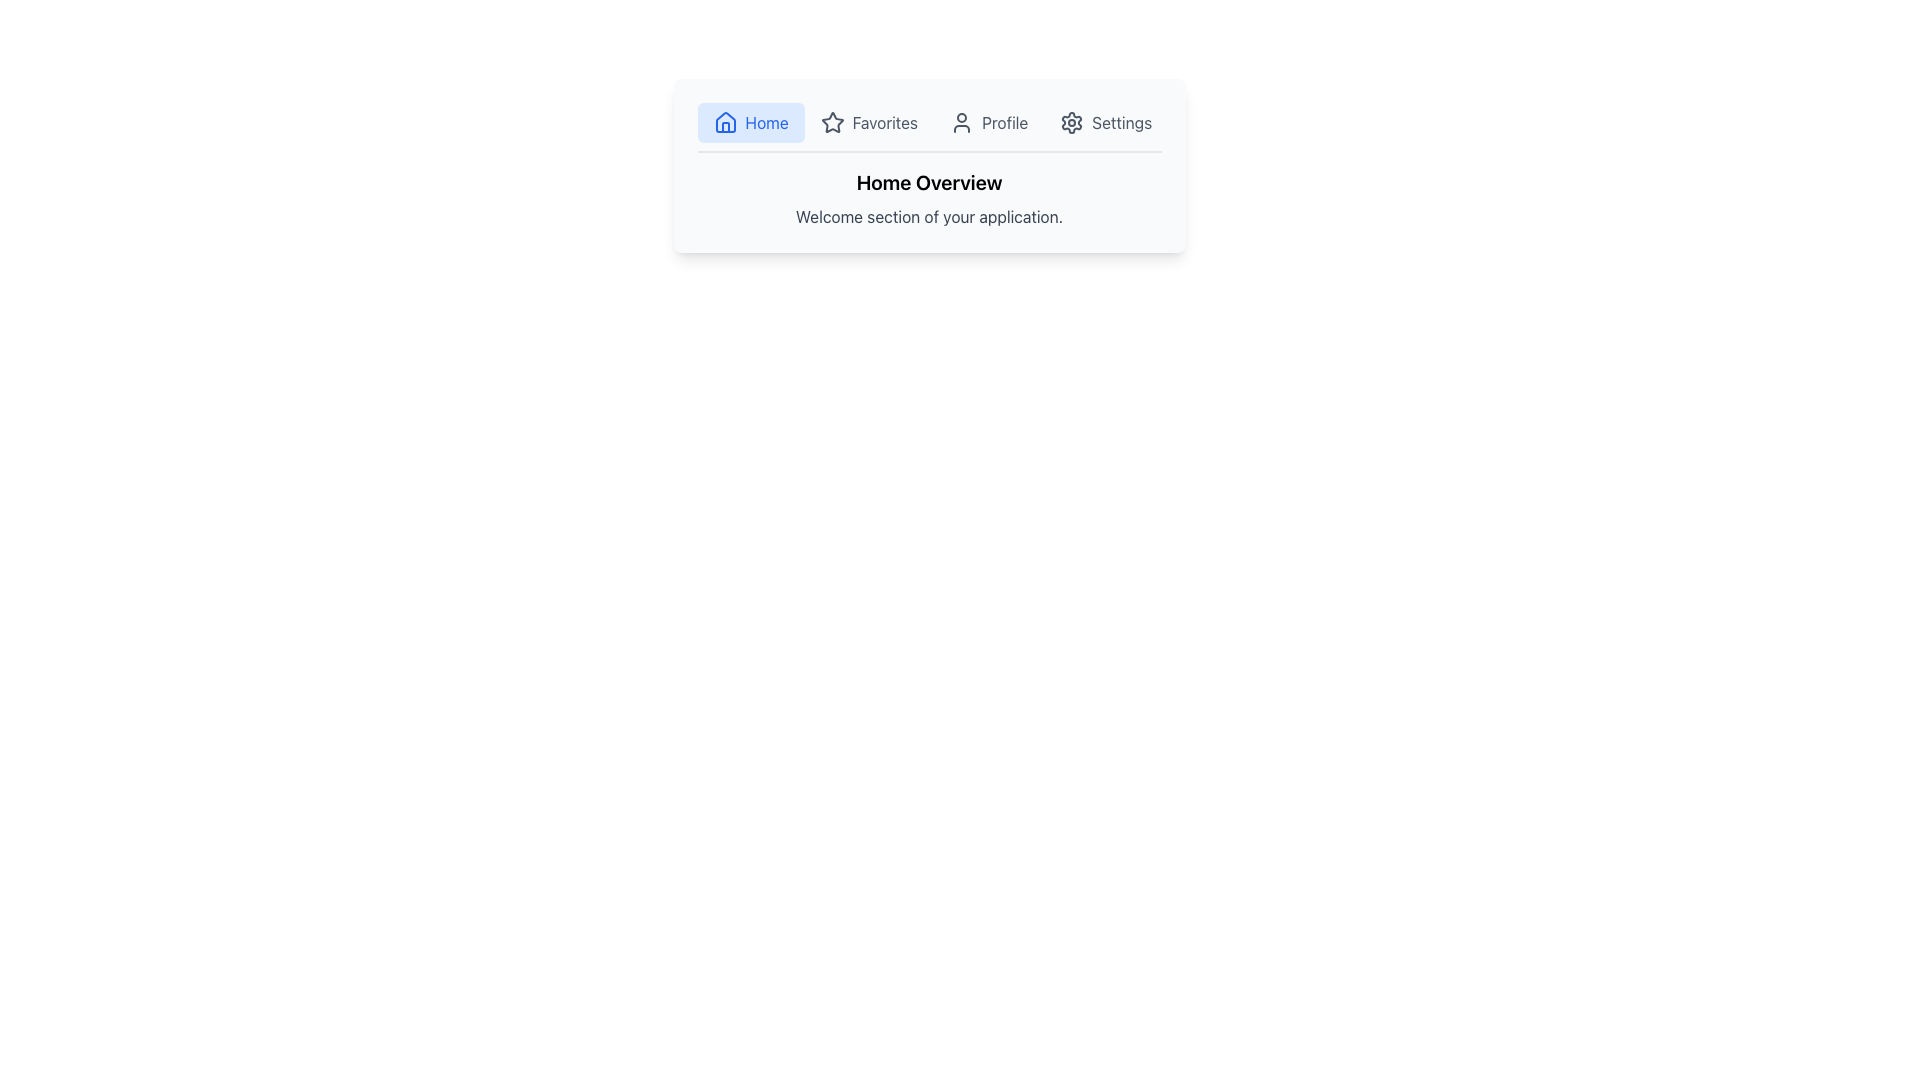 The width and height of the screenshot is (1920, 1080). Describe the element at coordinates (1005, 123) in the screenshot. I see `the 'Profile' text label in the navigation menu` at that location.